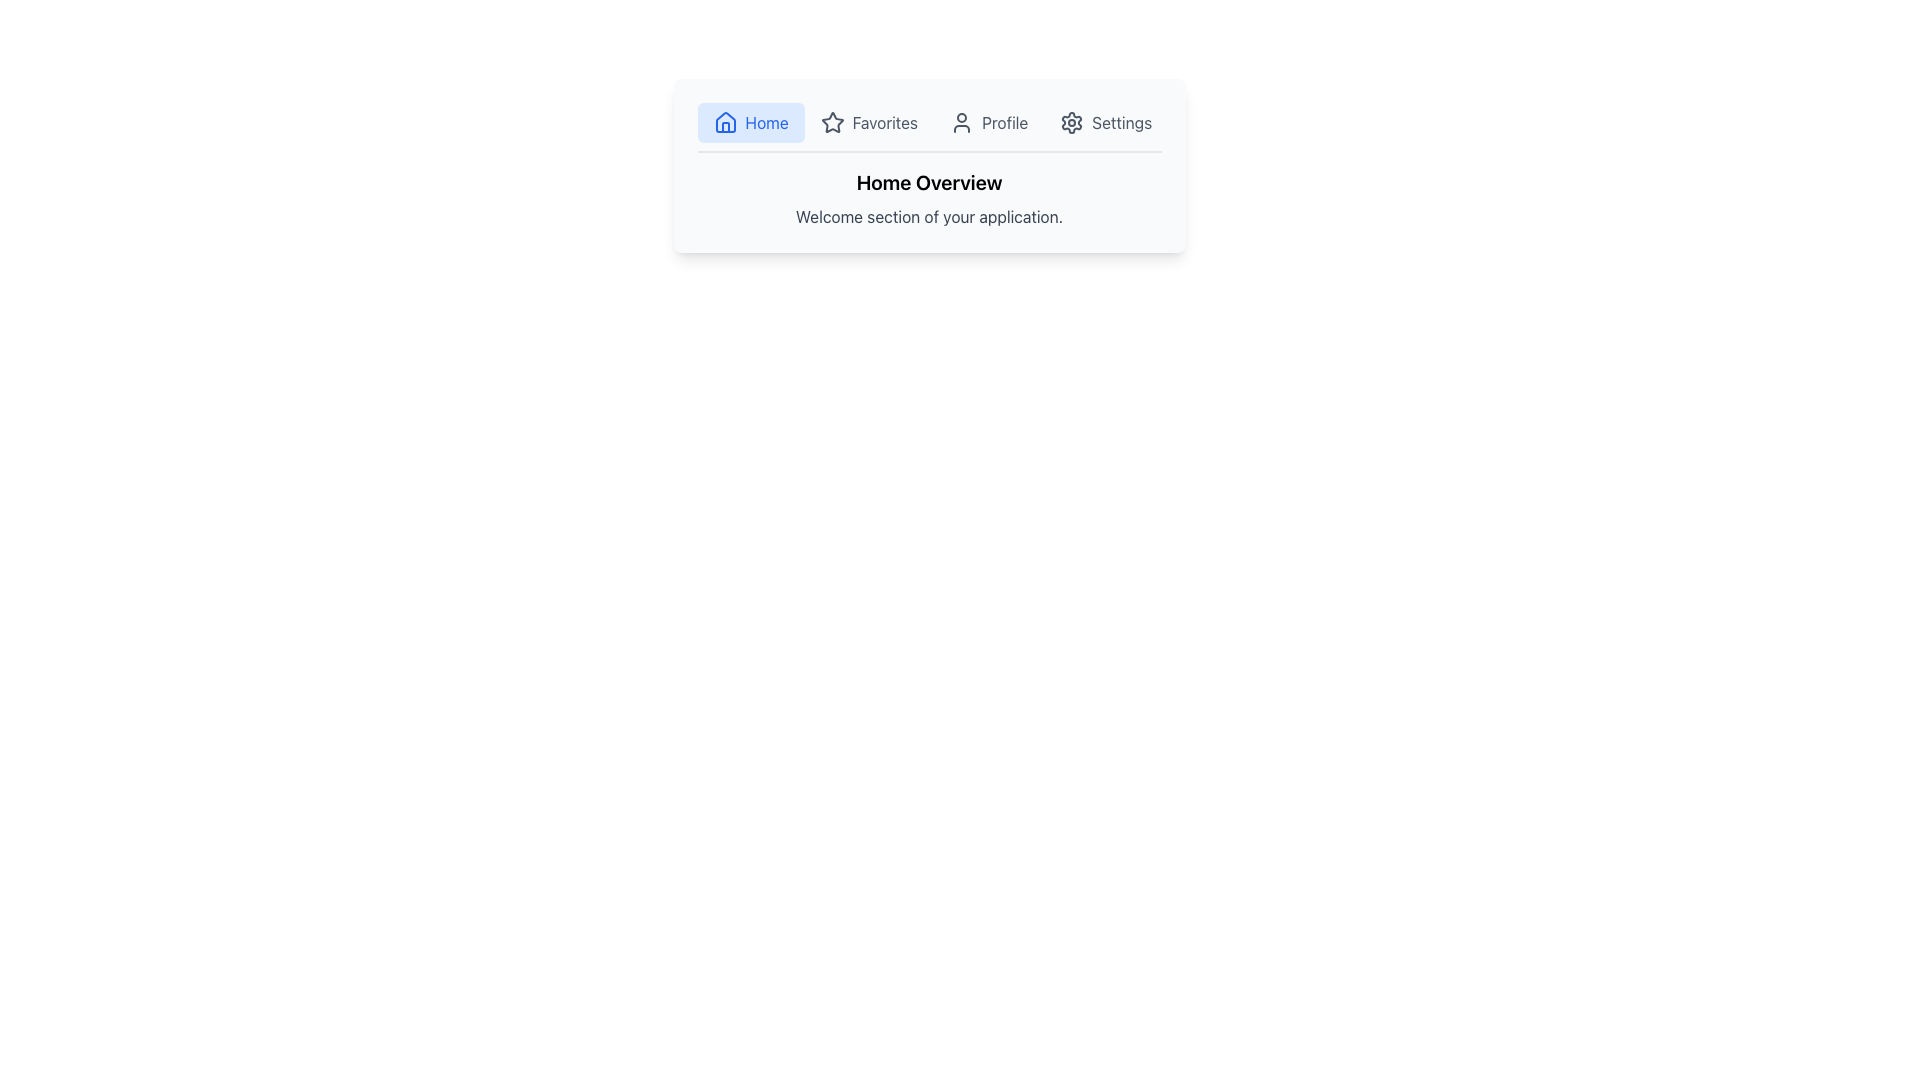 The width and height of the screenshot is (1920, 1080). Describe the element at coordinates (1005, 123) in the screenshot. I see `the 'Profile' text label in the navigation menu` at that location.